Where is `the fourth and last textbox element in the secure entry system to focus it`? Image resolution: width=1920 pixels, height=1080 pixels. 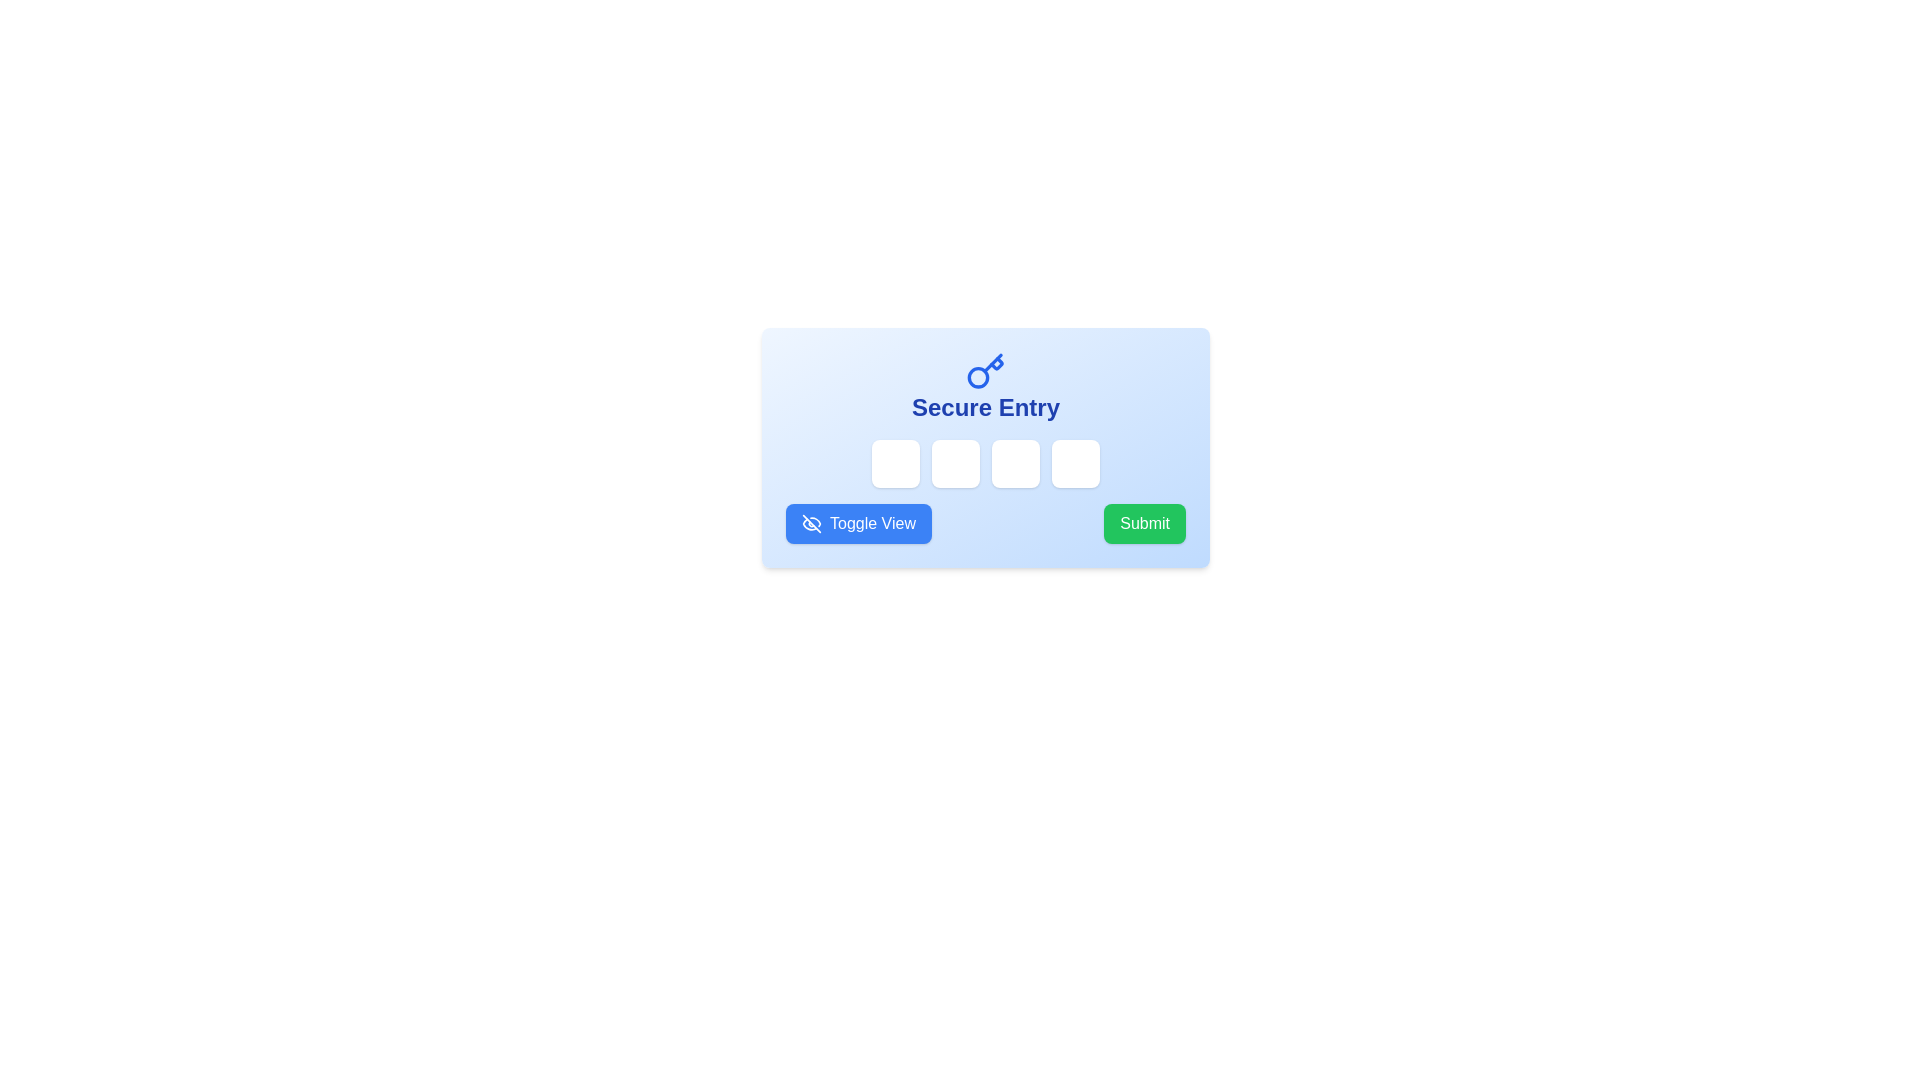
the fourth and last textbox element in the secure entry system to focus it is located at coordinates (1074, 463).